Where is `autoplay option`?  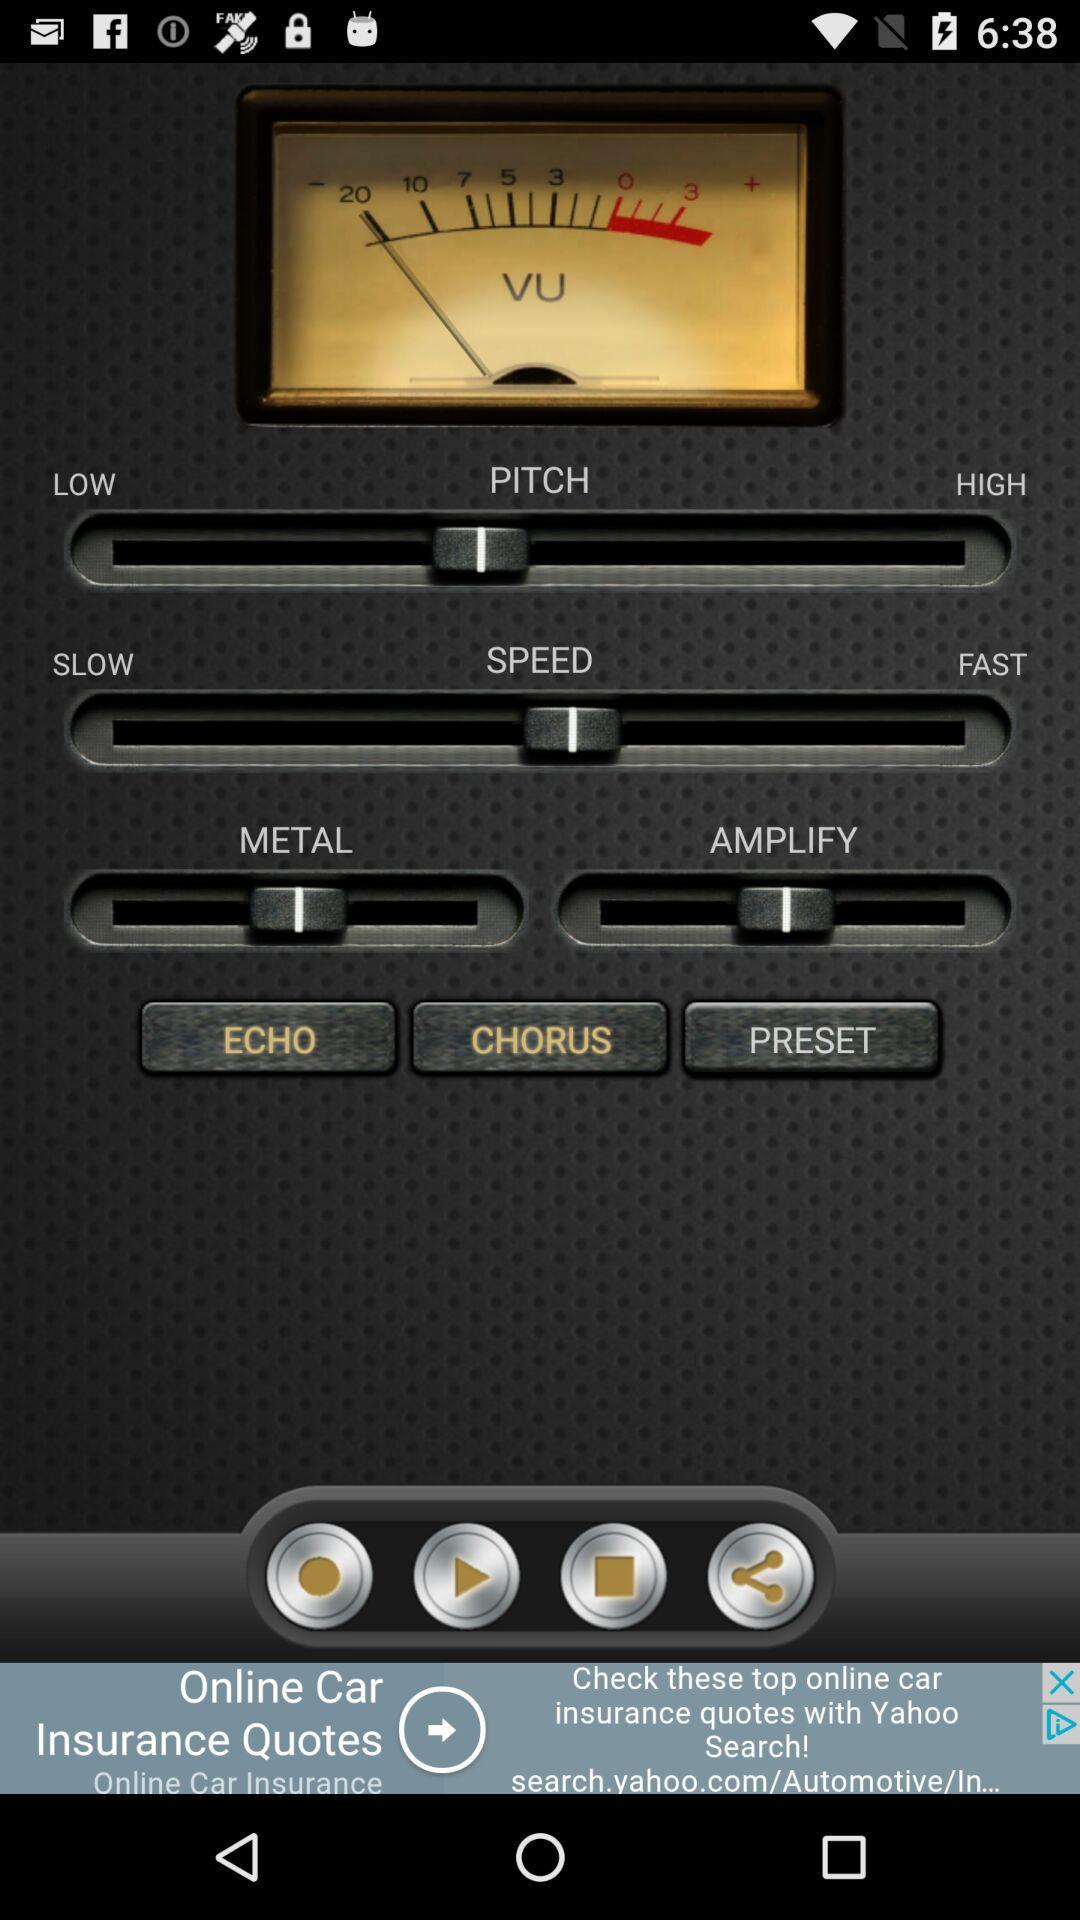
autoplay option is located at coordinates (466, 1575).